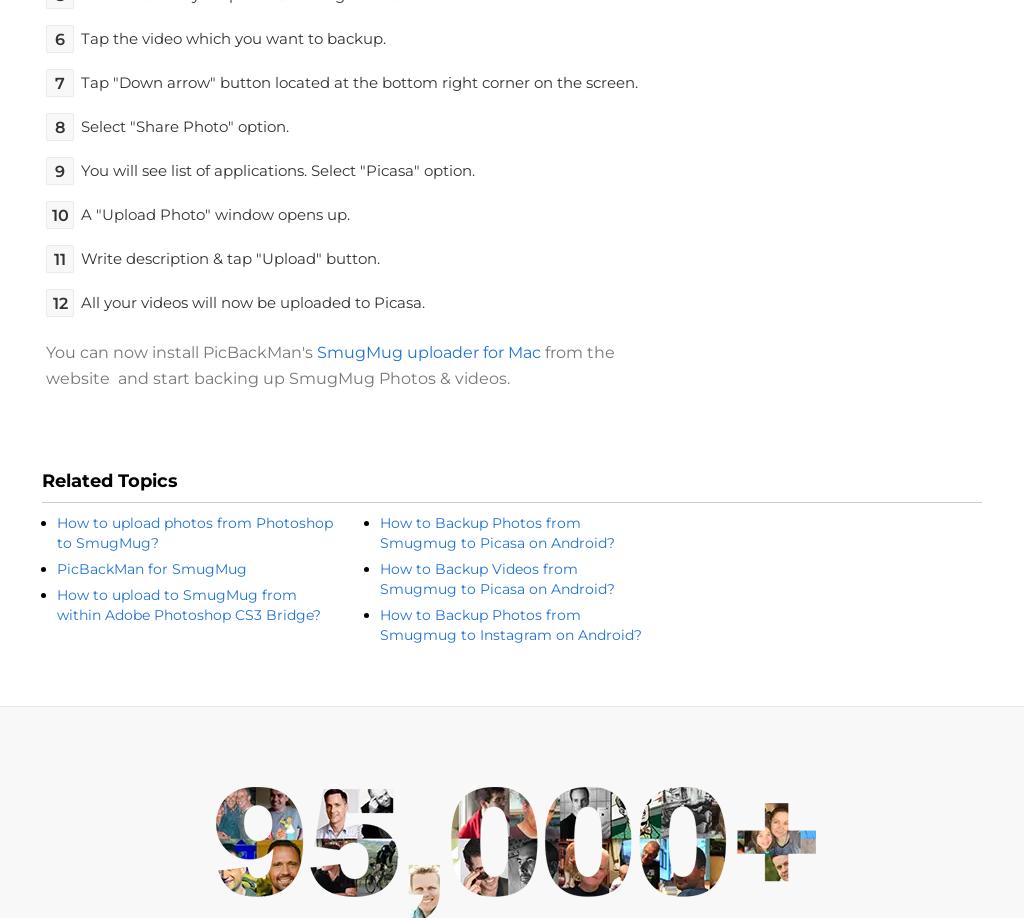 The height and width of the screenshot is (918, 1024). I want to click on 'Tap "Down arrow" button located at the bottom right corner on the screen.', so click(359, 81).